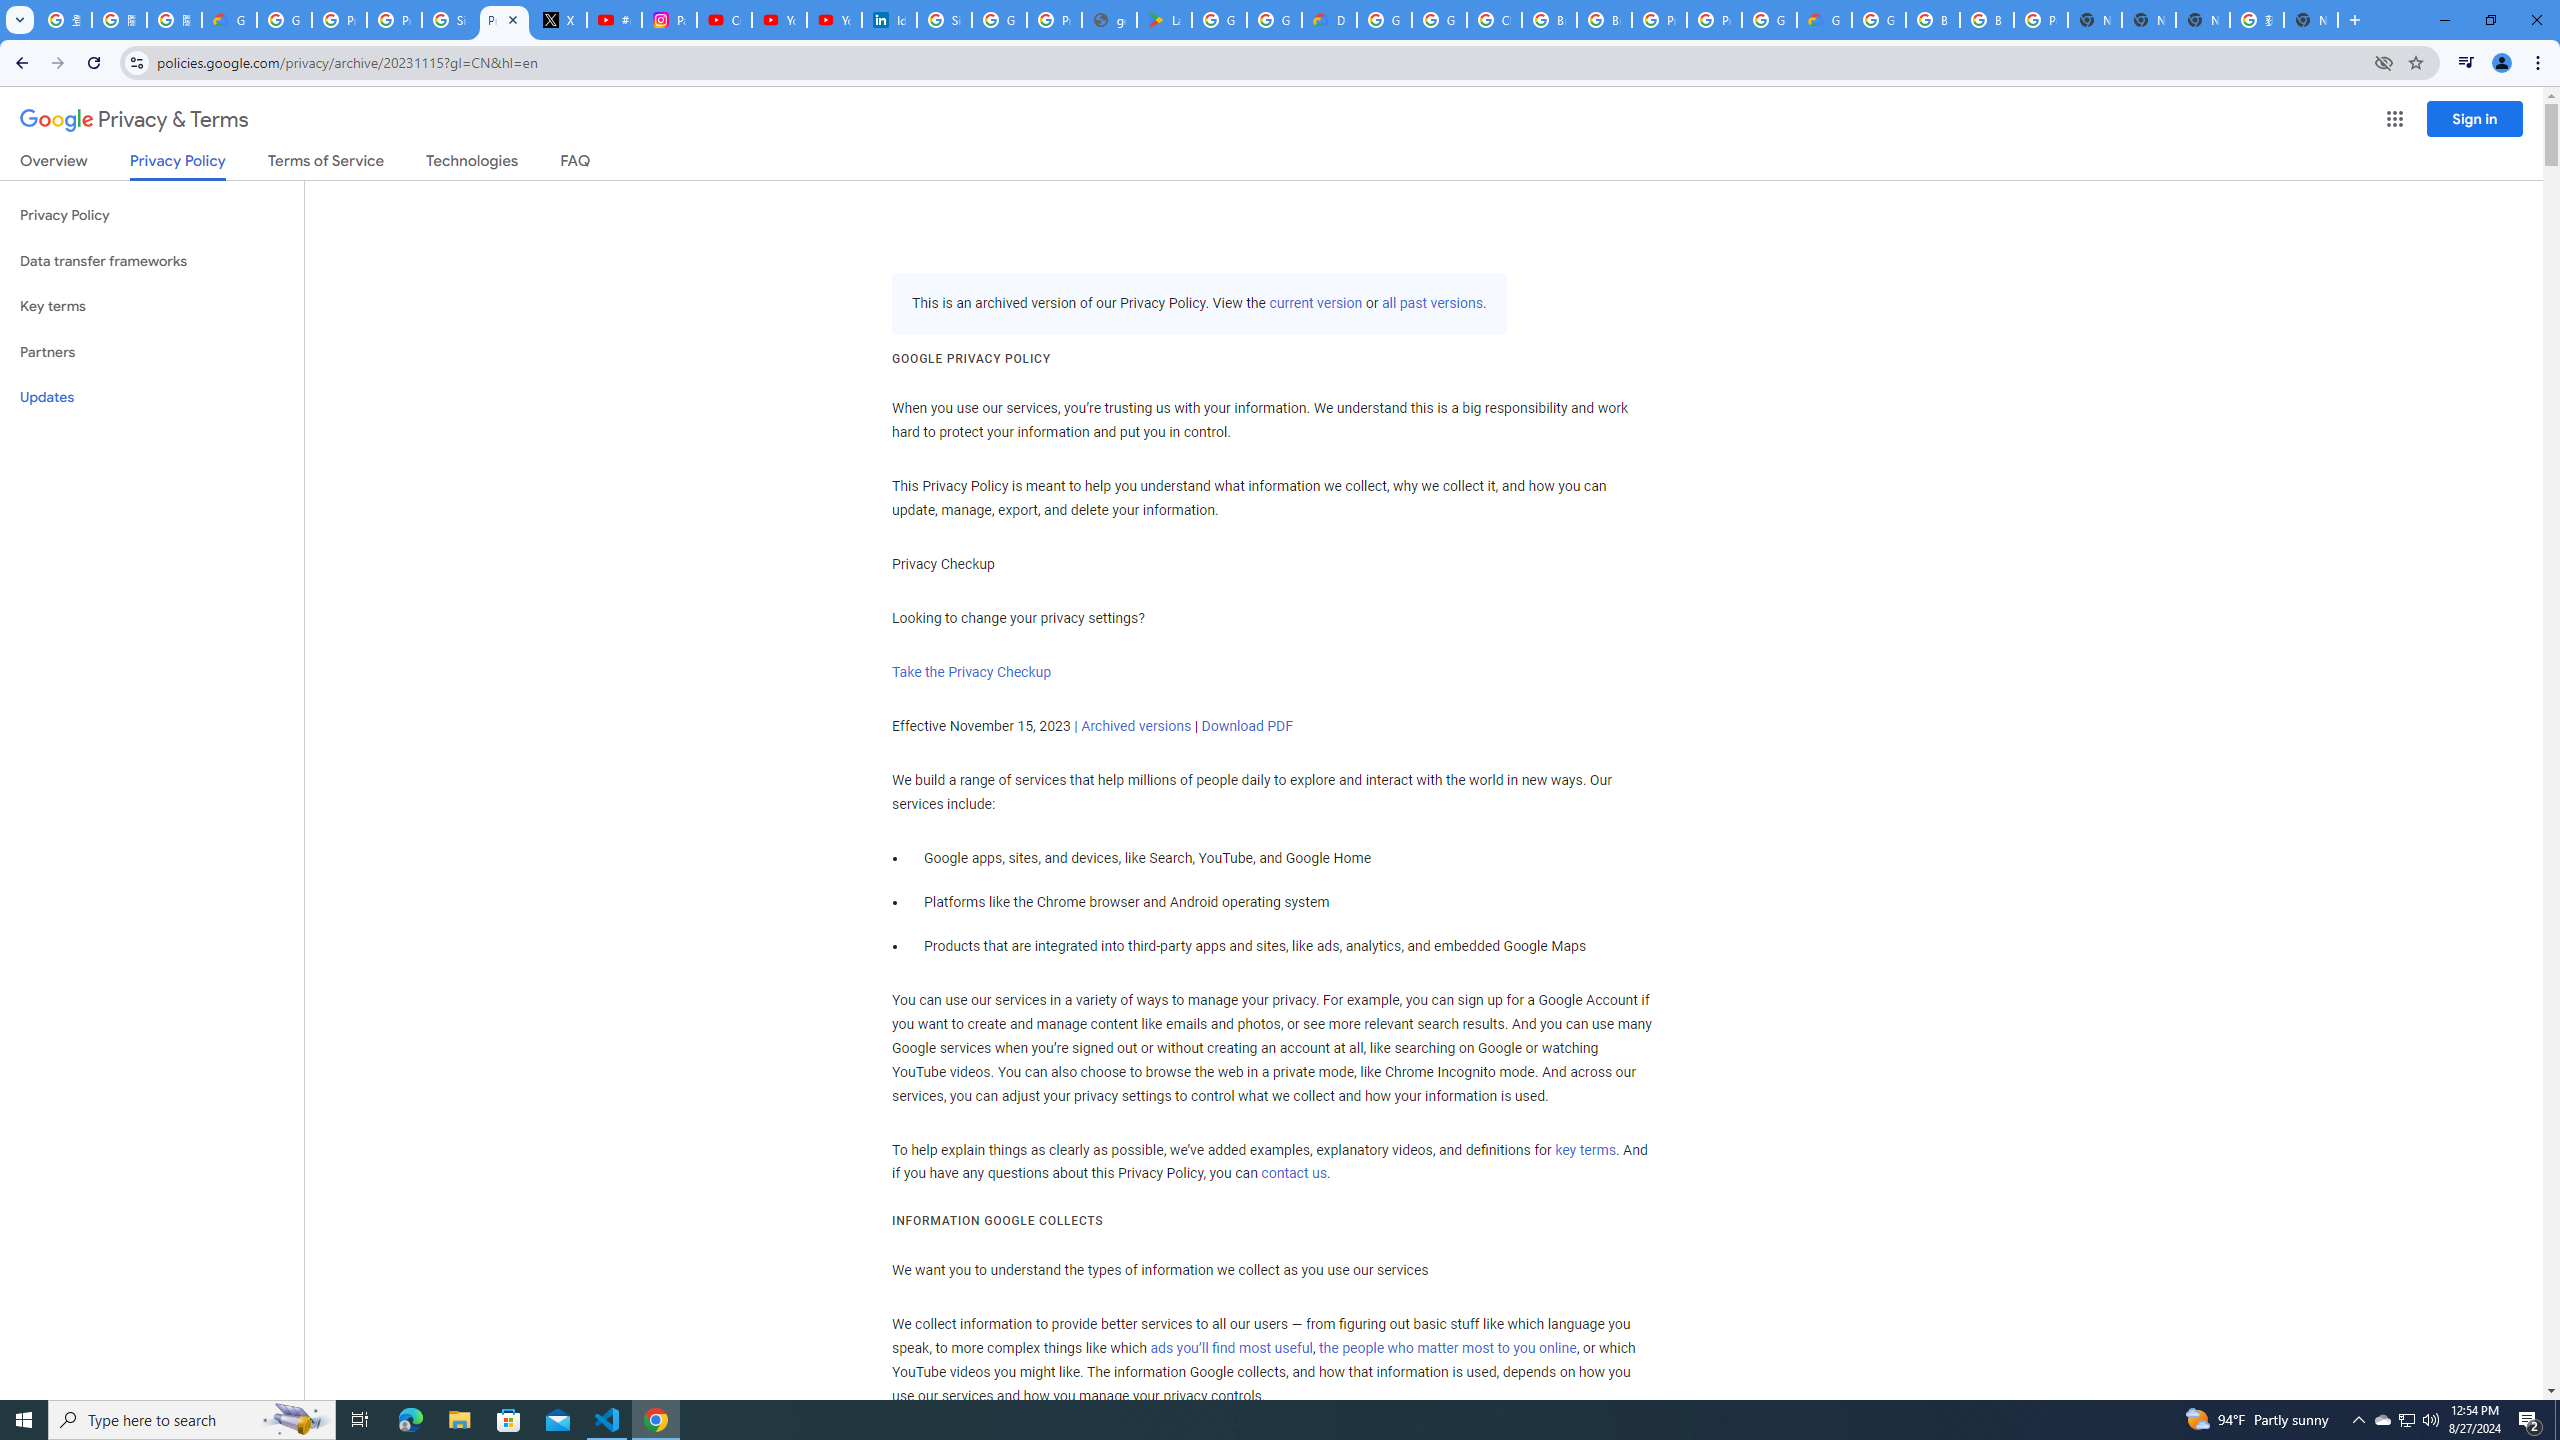 Image resolution: width=2560 pixels, height=1440 pixels. What do you see at coordinates (1273, 19) in the screenshot?
I see `'Google Workspace - Specific Terms'` at bounding box center [1273, 19].